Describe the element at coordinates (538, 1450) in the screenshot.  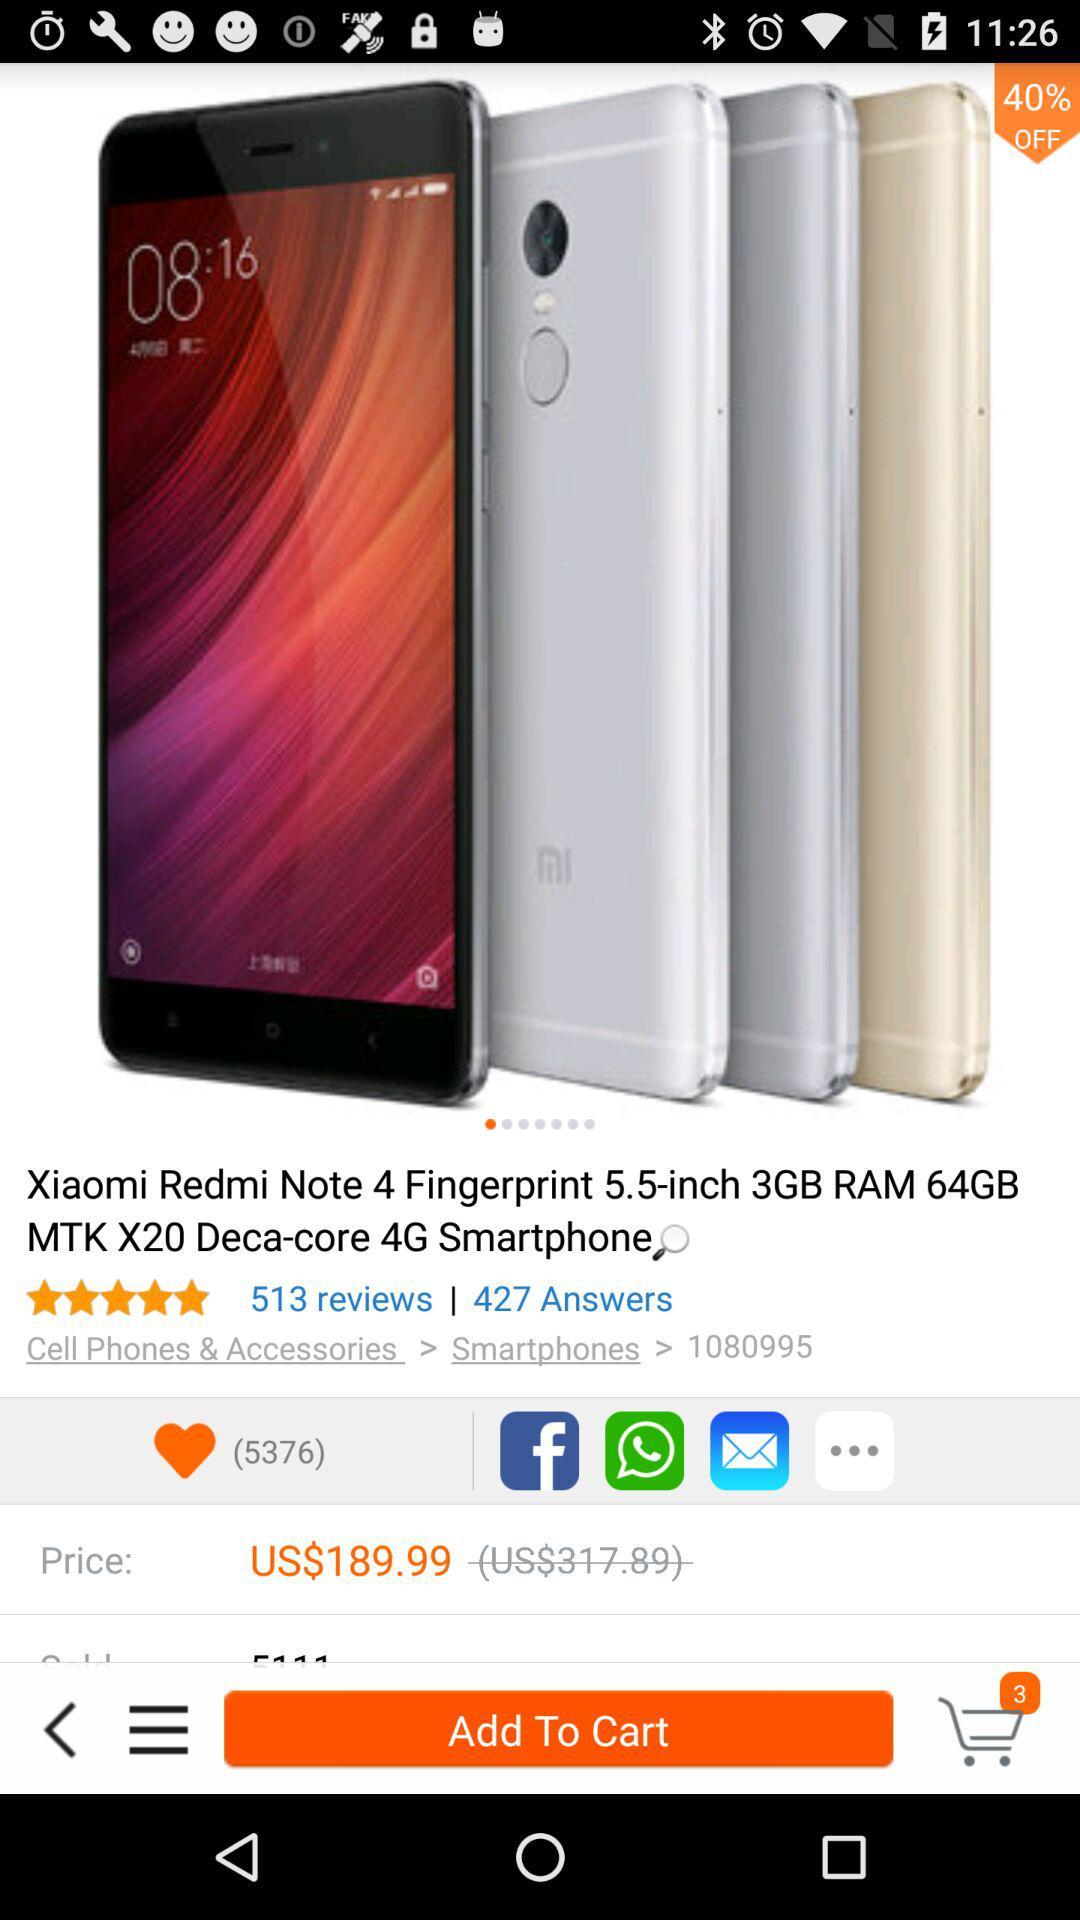
I see `share on facebook` at that location.